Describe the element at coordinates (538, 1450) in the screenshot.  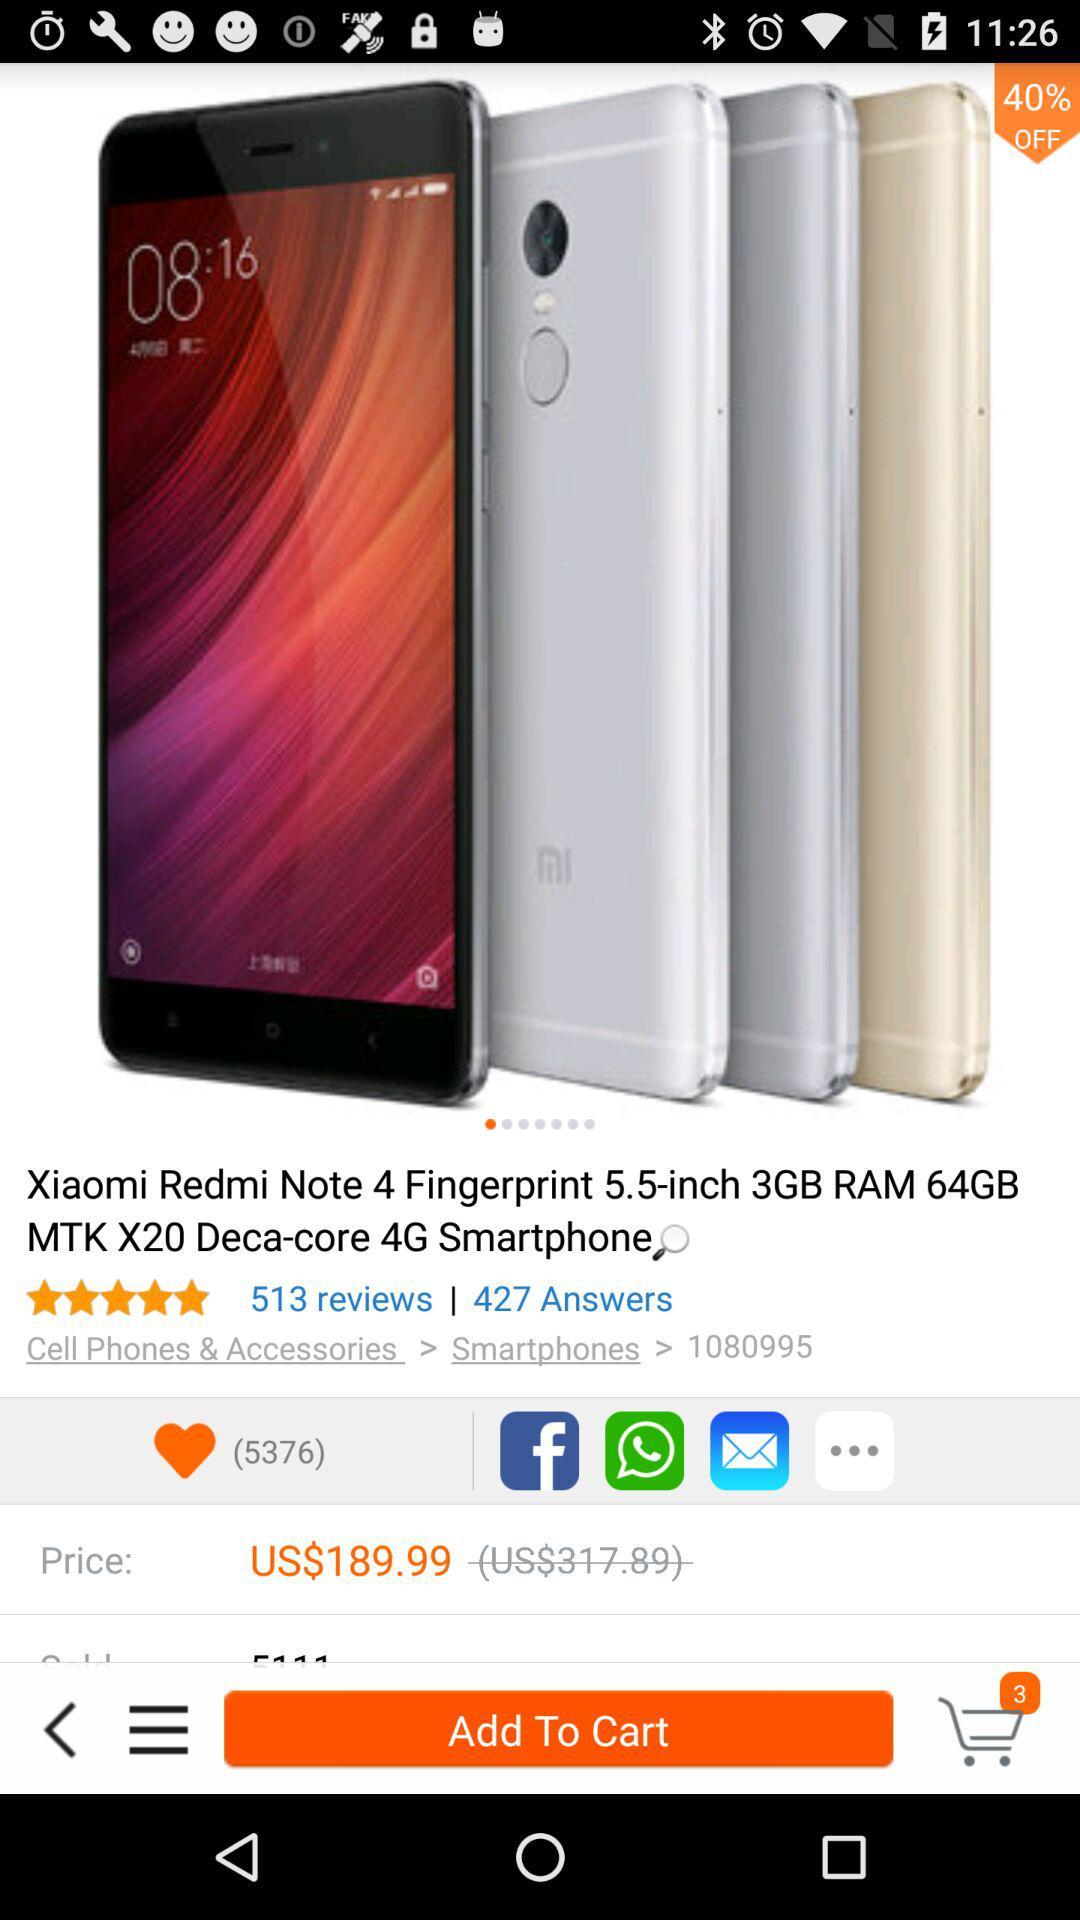
I see `share on facebook` at that location.